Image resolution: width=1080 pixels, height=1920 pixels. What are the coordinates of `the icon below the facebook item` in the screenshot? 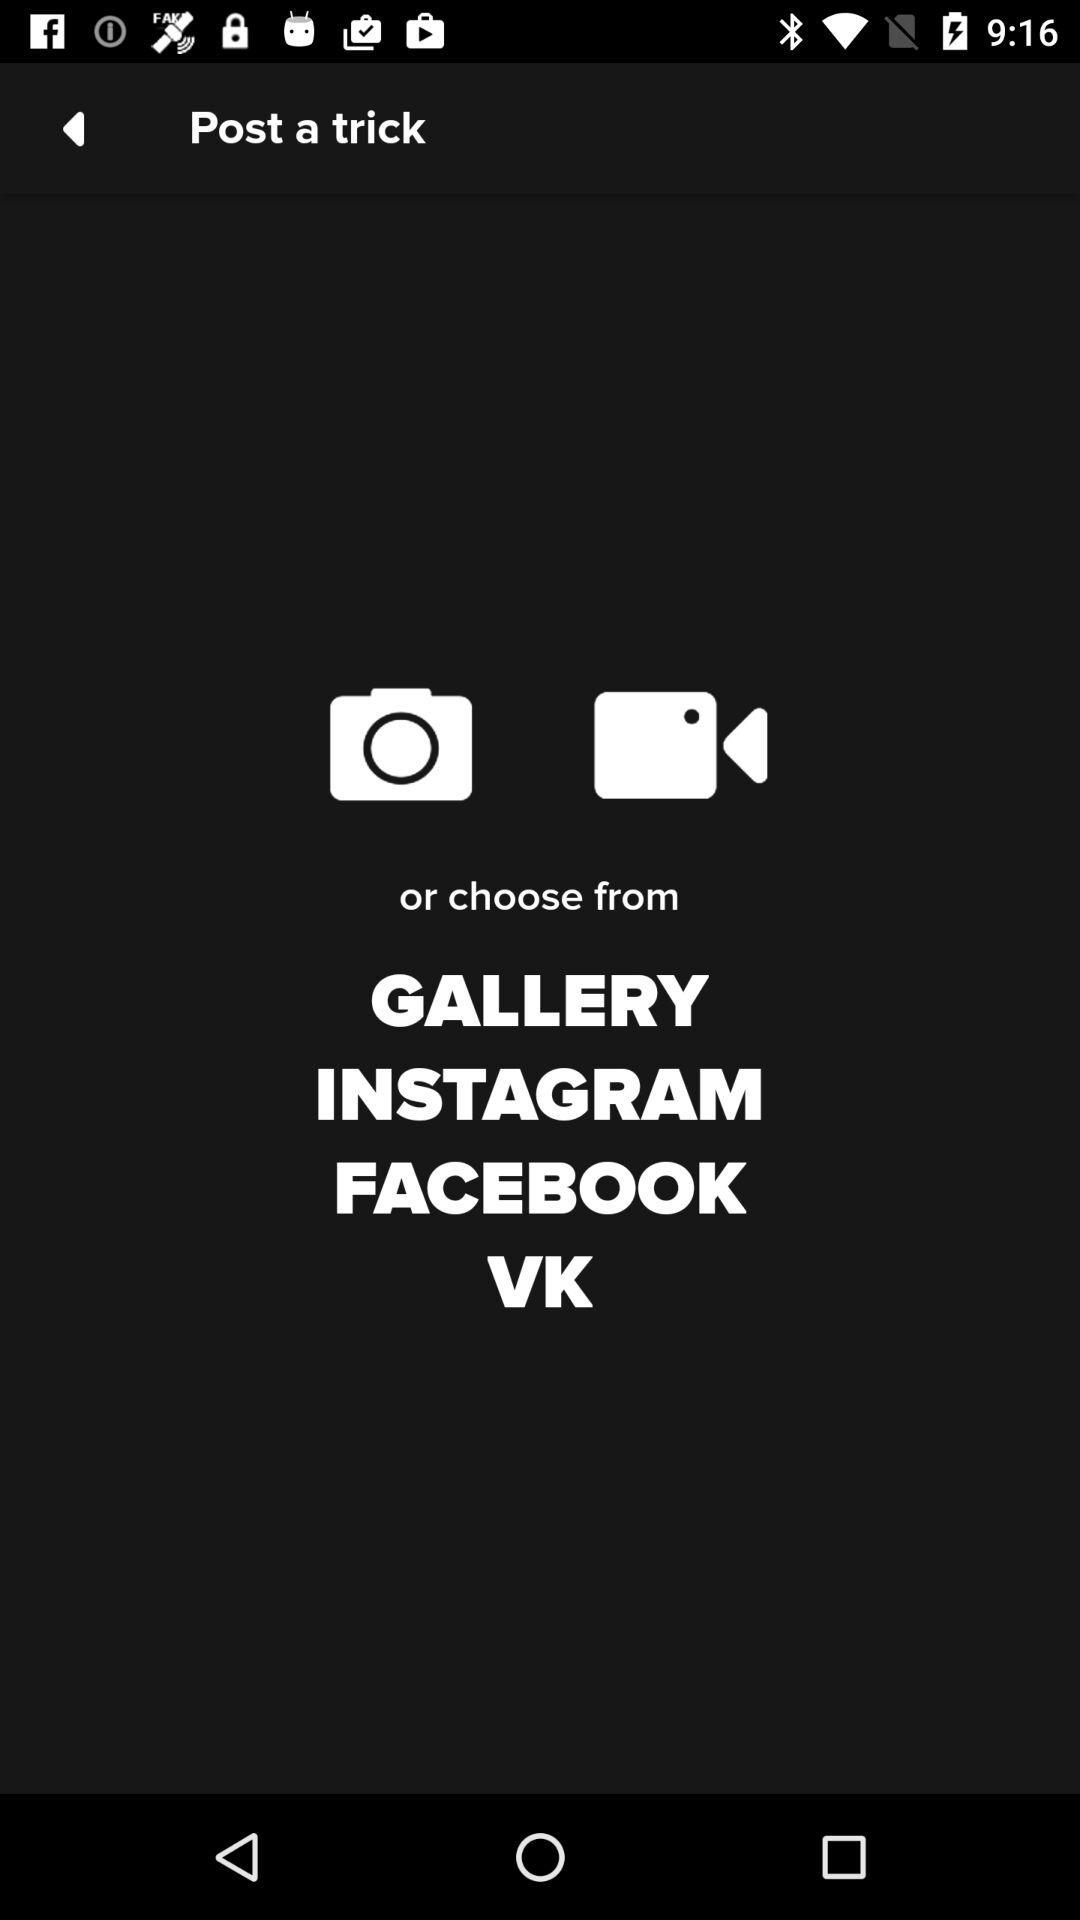 It's located at (540, 1284).